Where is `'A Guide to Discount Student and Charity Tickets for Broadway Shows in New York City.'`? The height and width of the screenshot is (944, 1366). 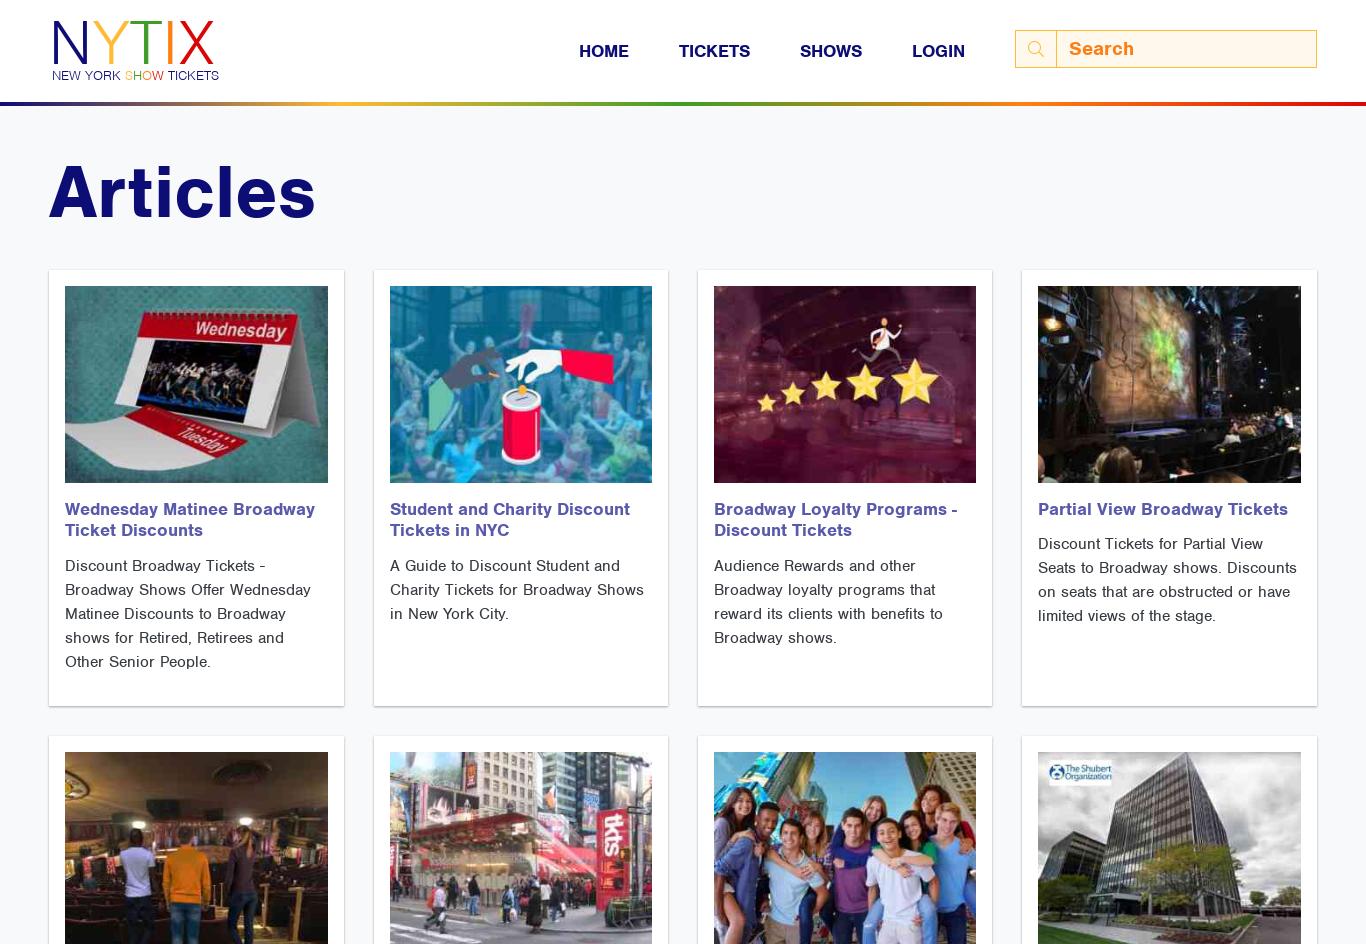 'A Guide to Discount Student and Charity Tickets for Broadway Shows in New York City.' is located at coordinates (515, 590).